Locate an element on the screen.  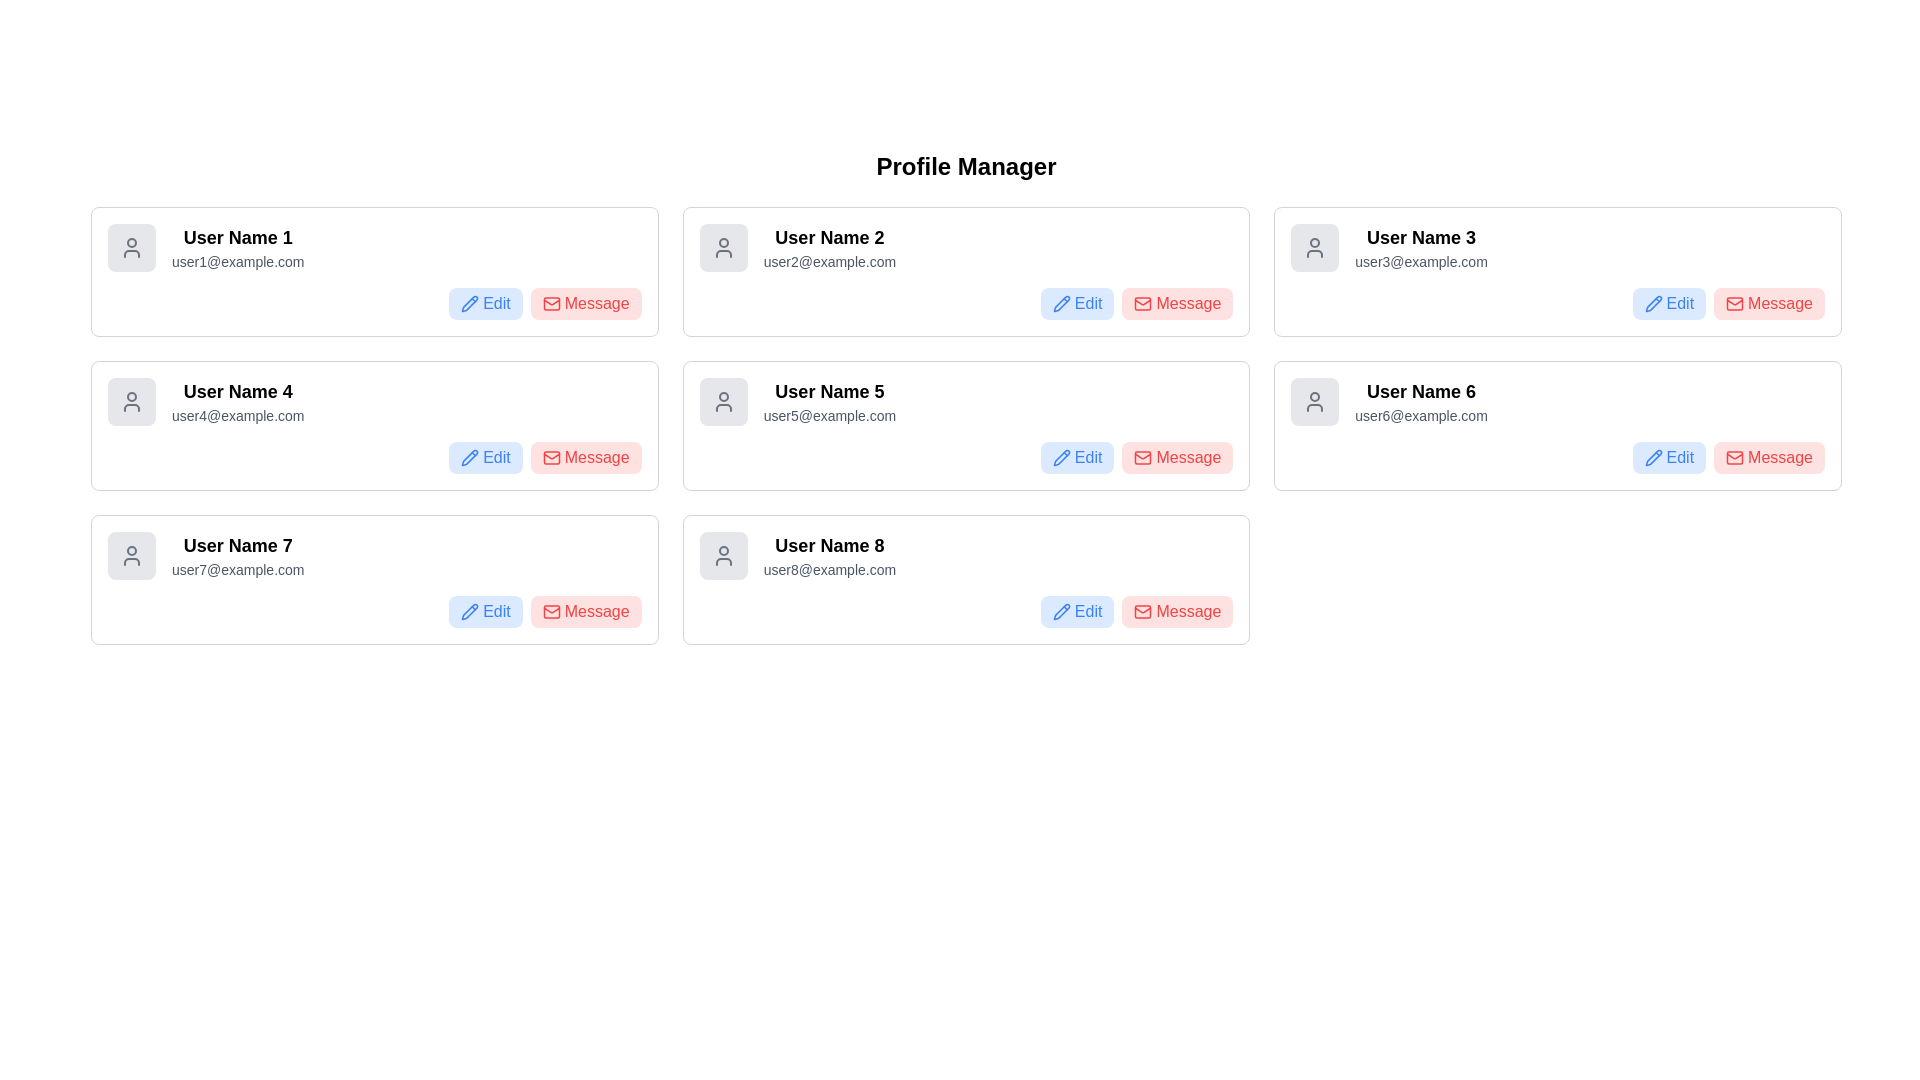
the button in the bottom-right corner of the card for 'User Name 4' is located at coordinates (585, 458).